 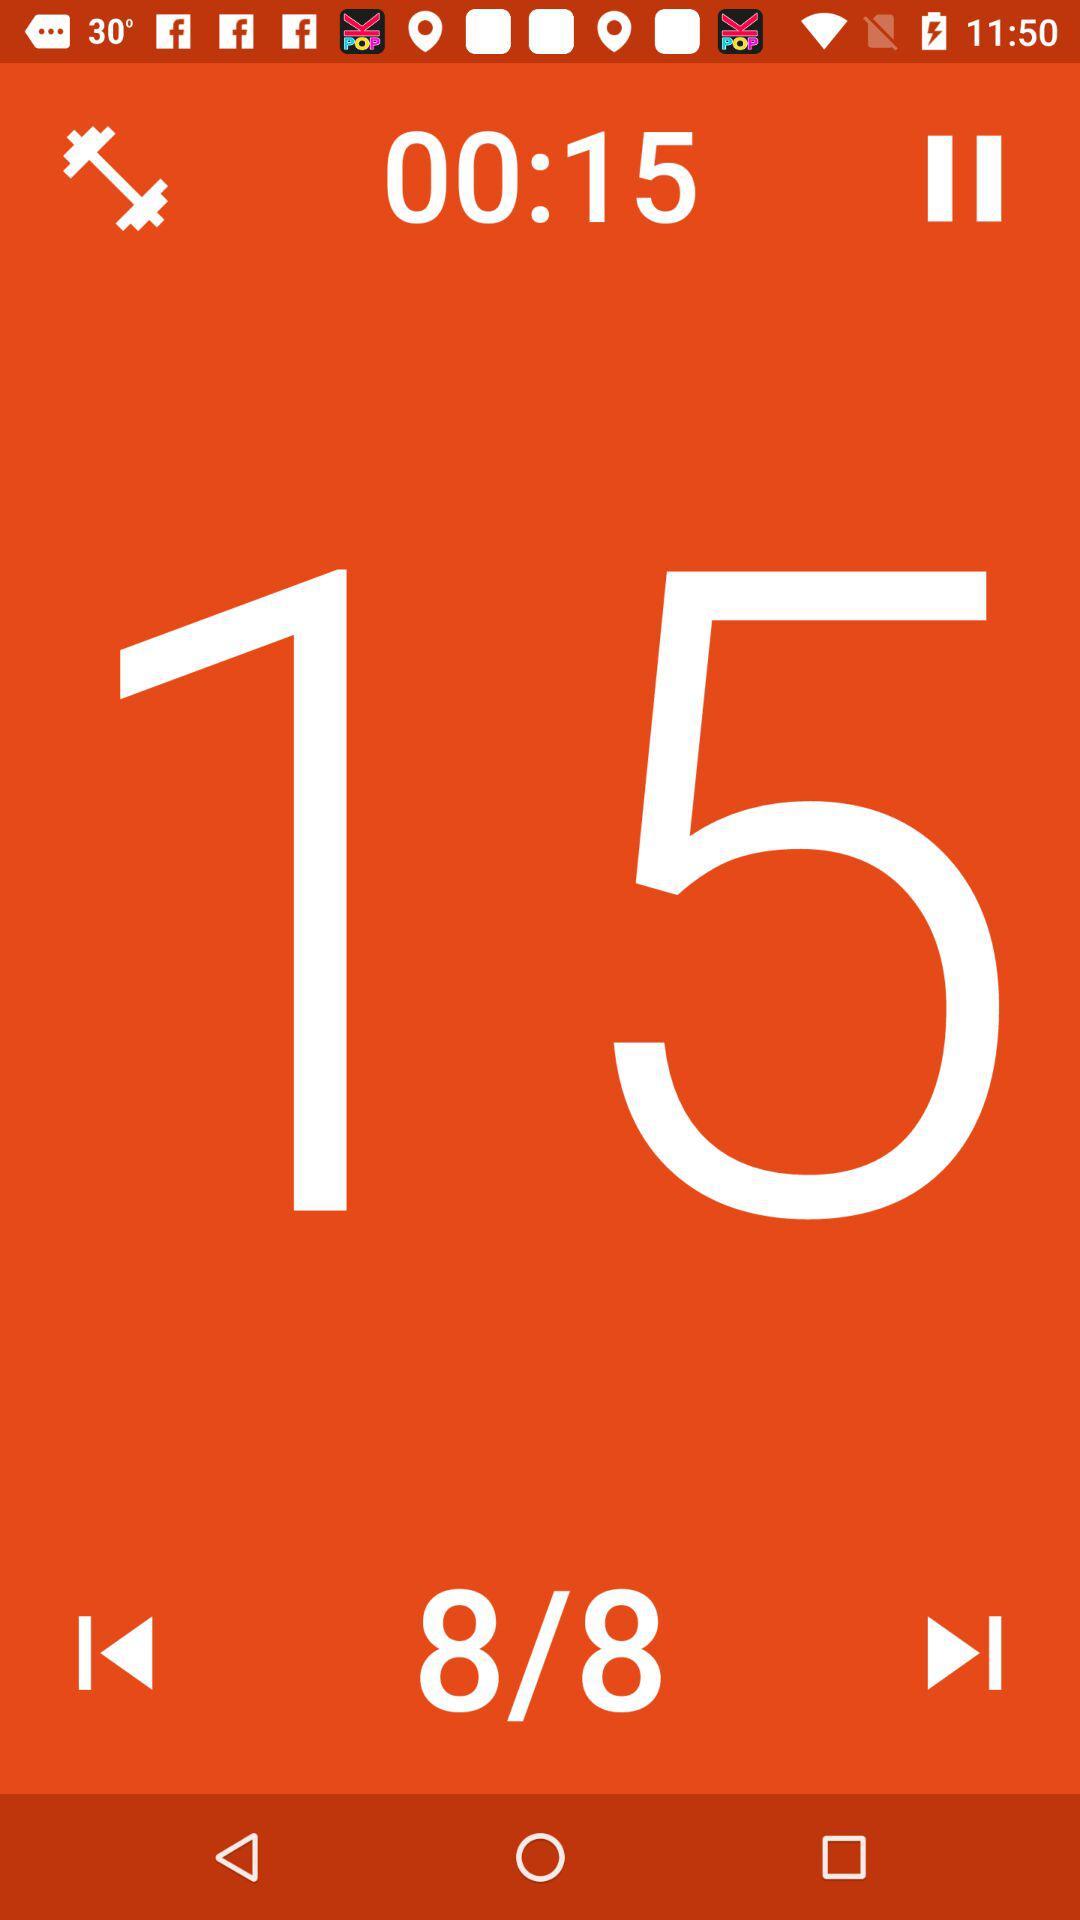 I want to click on item below 14 item, so click(x=115, y=1652).